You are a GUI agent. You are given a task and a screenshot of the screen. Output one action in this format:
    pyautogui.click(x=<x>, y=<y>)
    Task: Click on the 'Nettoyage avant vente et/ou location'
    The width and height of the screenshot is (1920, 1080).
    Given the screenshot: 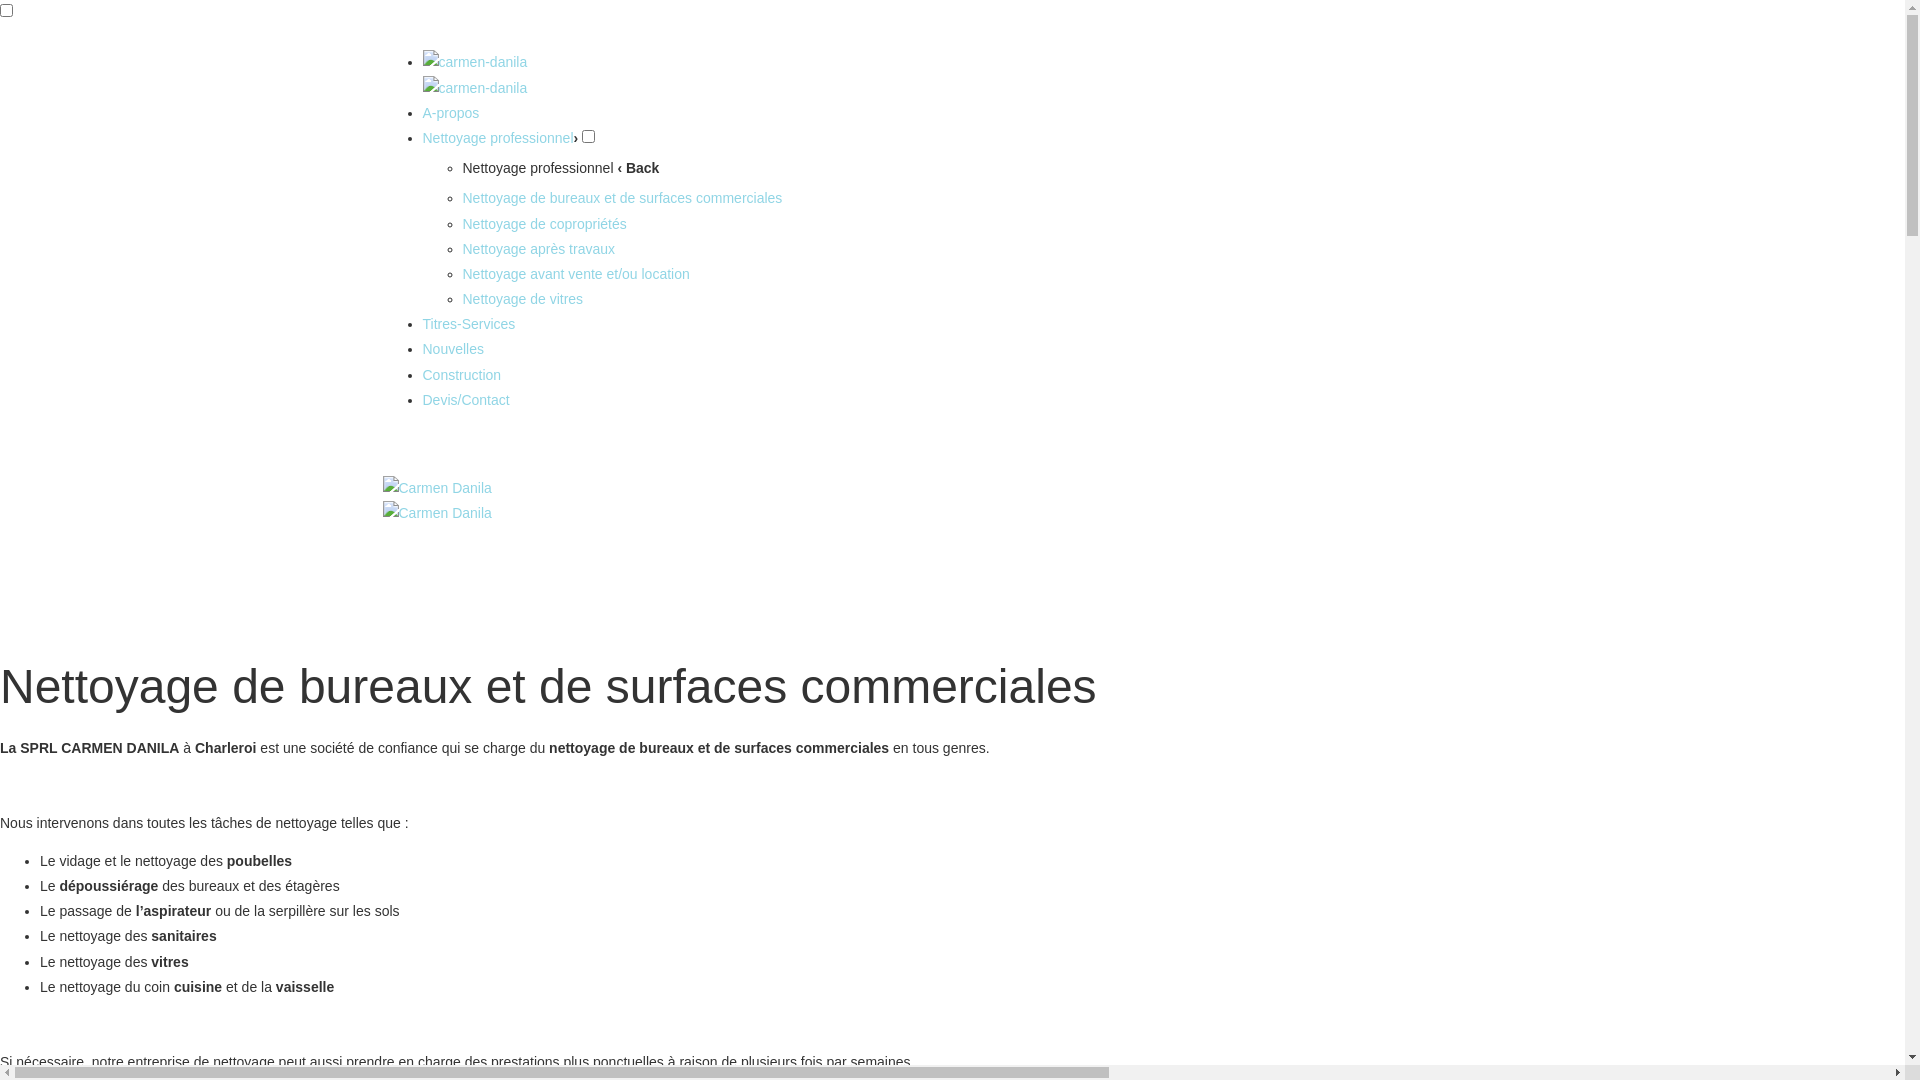 What is the action you would take?
    pyautogui.click(x=460, y=273)
    